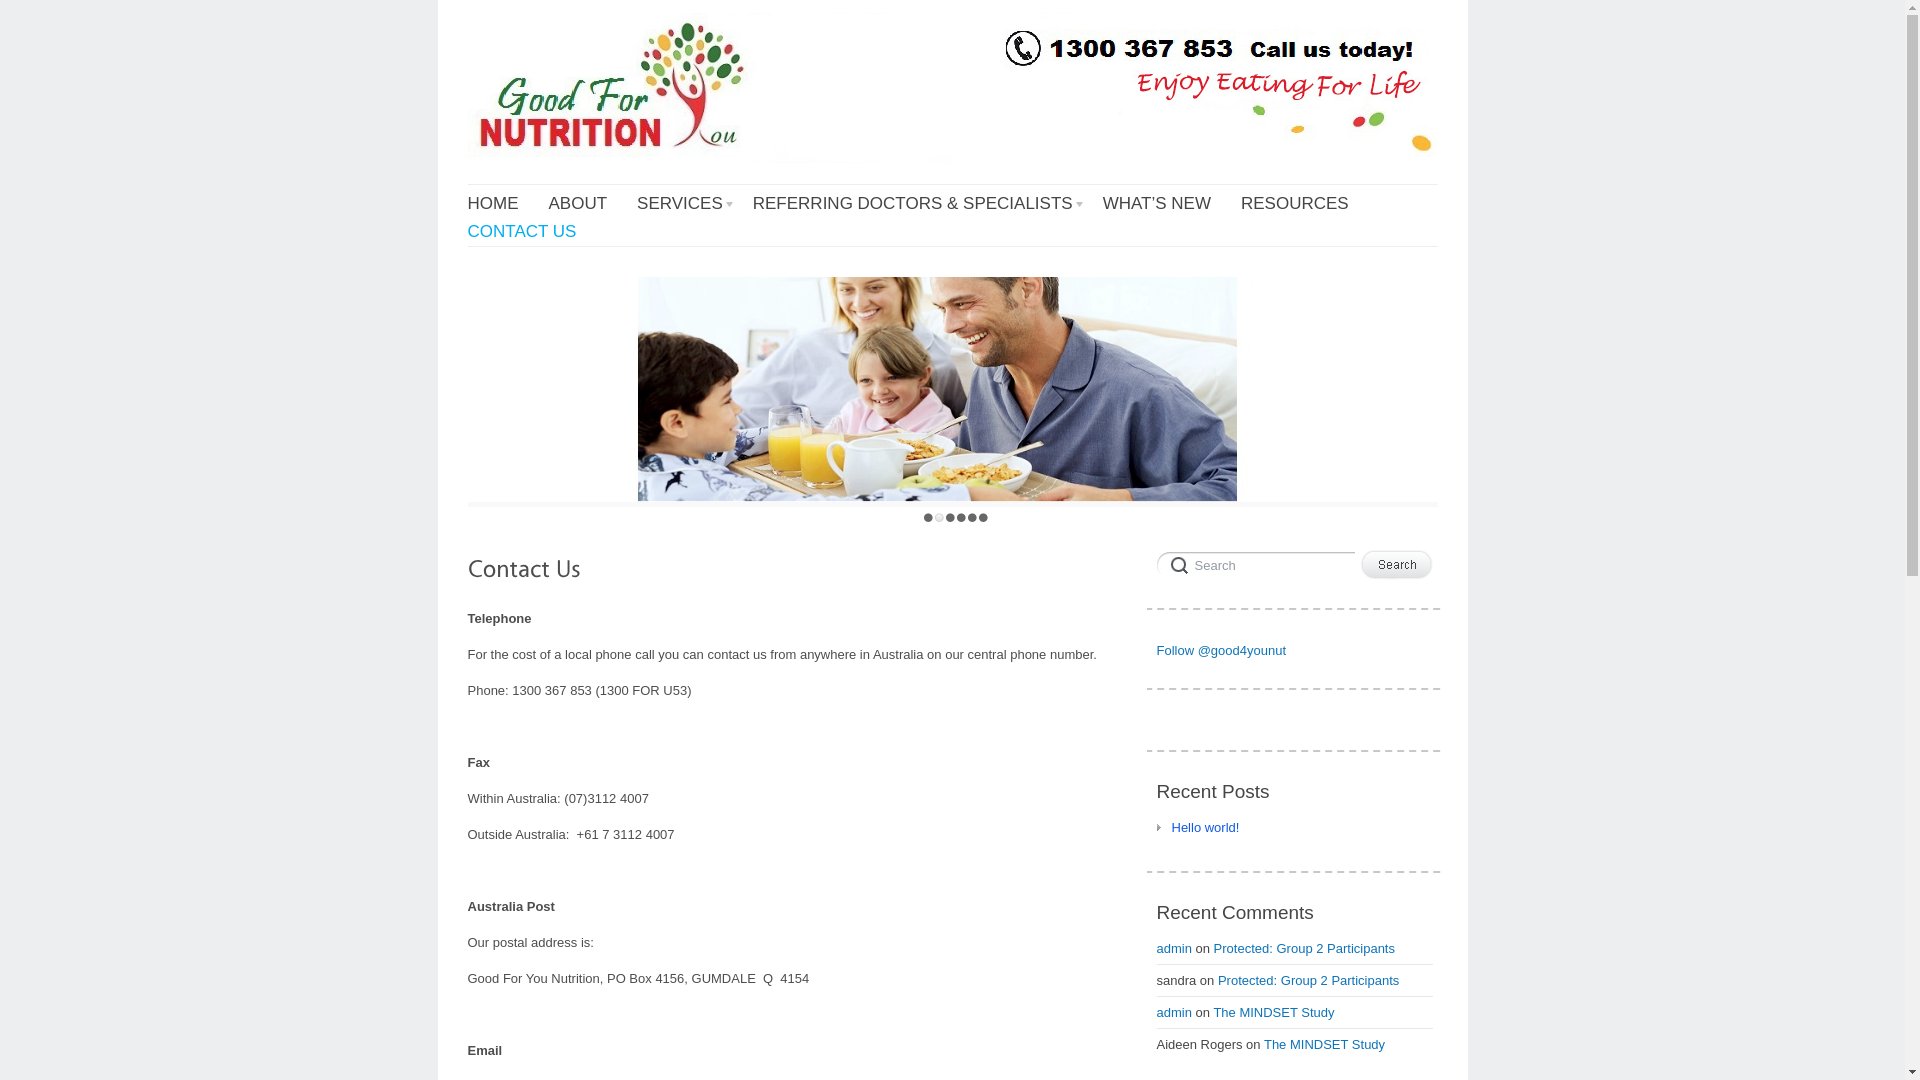 The image size is (1920, 1080). I want to click on 'Search', so click(1395, 564).